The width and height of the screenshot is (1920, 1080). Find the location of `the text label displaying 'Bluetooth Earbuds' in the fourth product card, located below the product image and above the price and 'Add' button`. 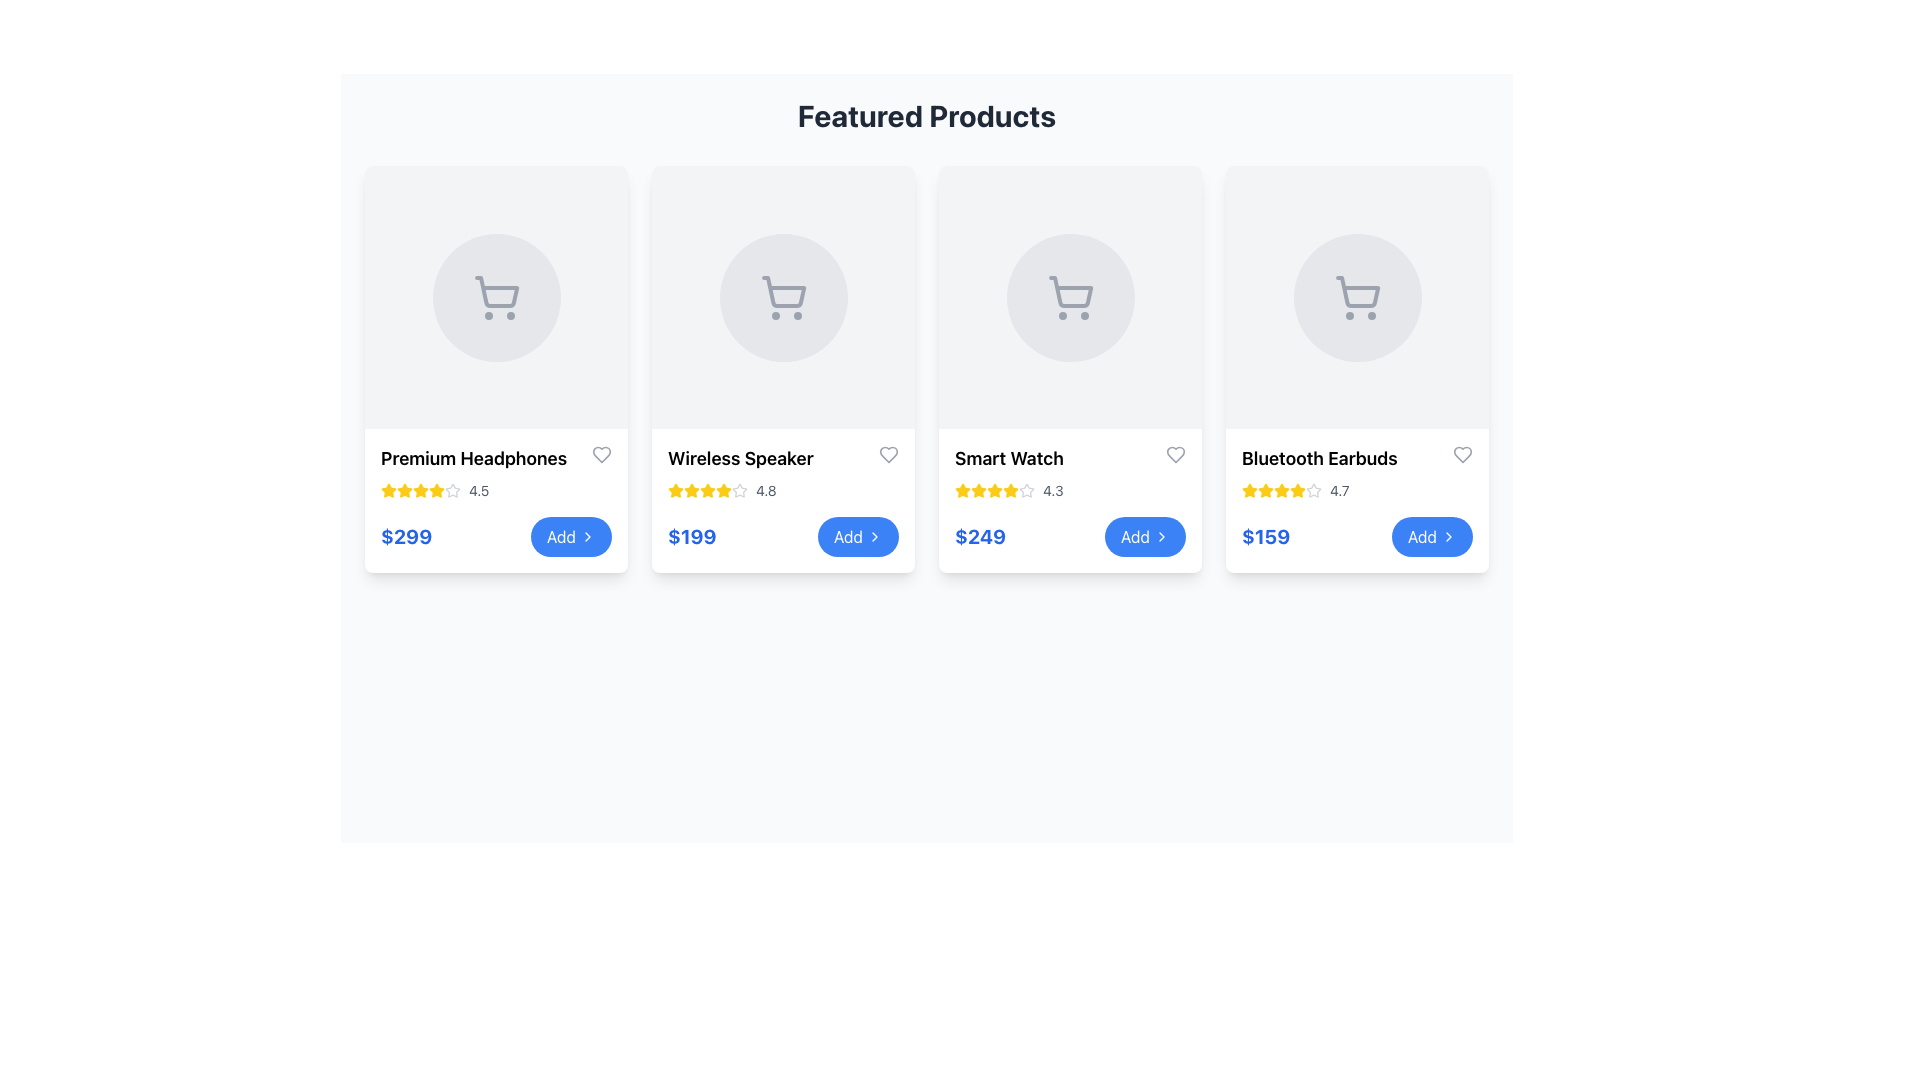

the text label displaying 'Bluetooth Earbuds' in the fourth product card, located below the product image and above the price and 'Add' button is located at coordinates (1319, 459).